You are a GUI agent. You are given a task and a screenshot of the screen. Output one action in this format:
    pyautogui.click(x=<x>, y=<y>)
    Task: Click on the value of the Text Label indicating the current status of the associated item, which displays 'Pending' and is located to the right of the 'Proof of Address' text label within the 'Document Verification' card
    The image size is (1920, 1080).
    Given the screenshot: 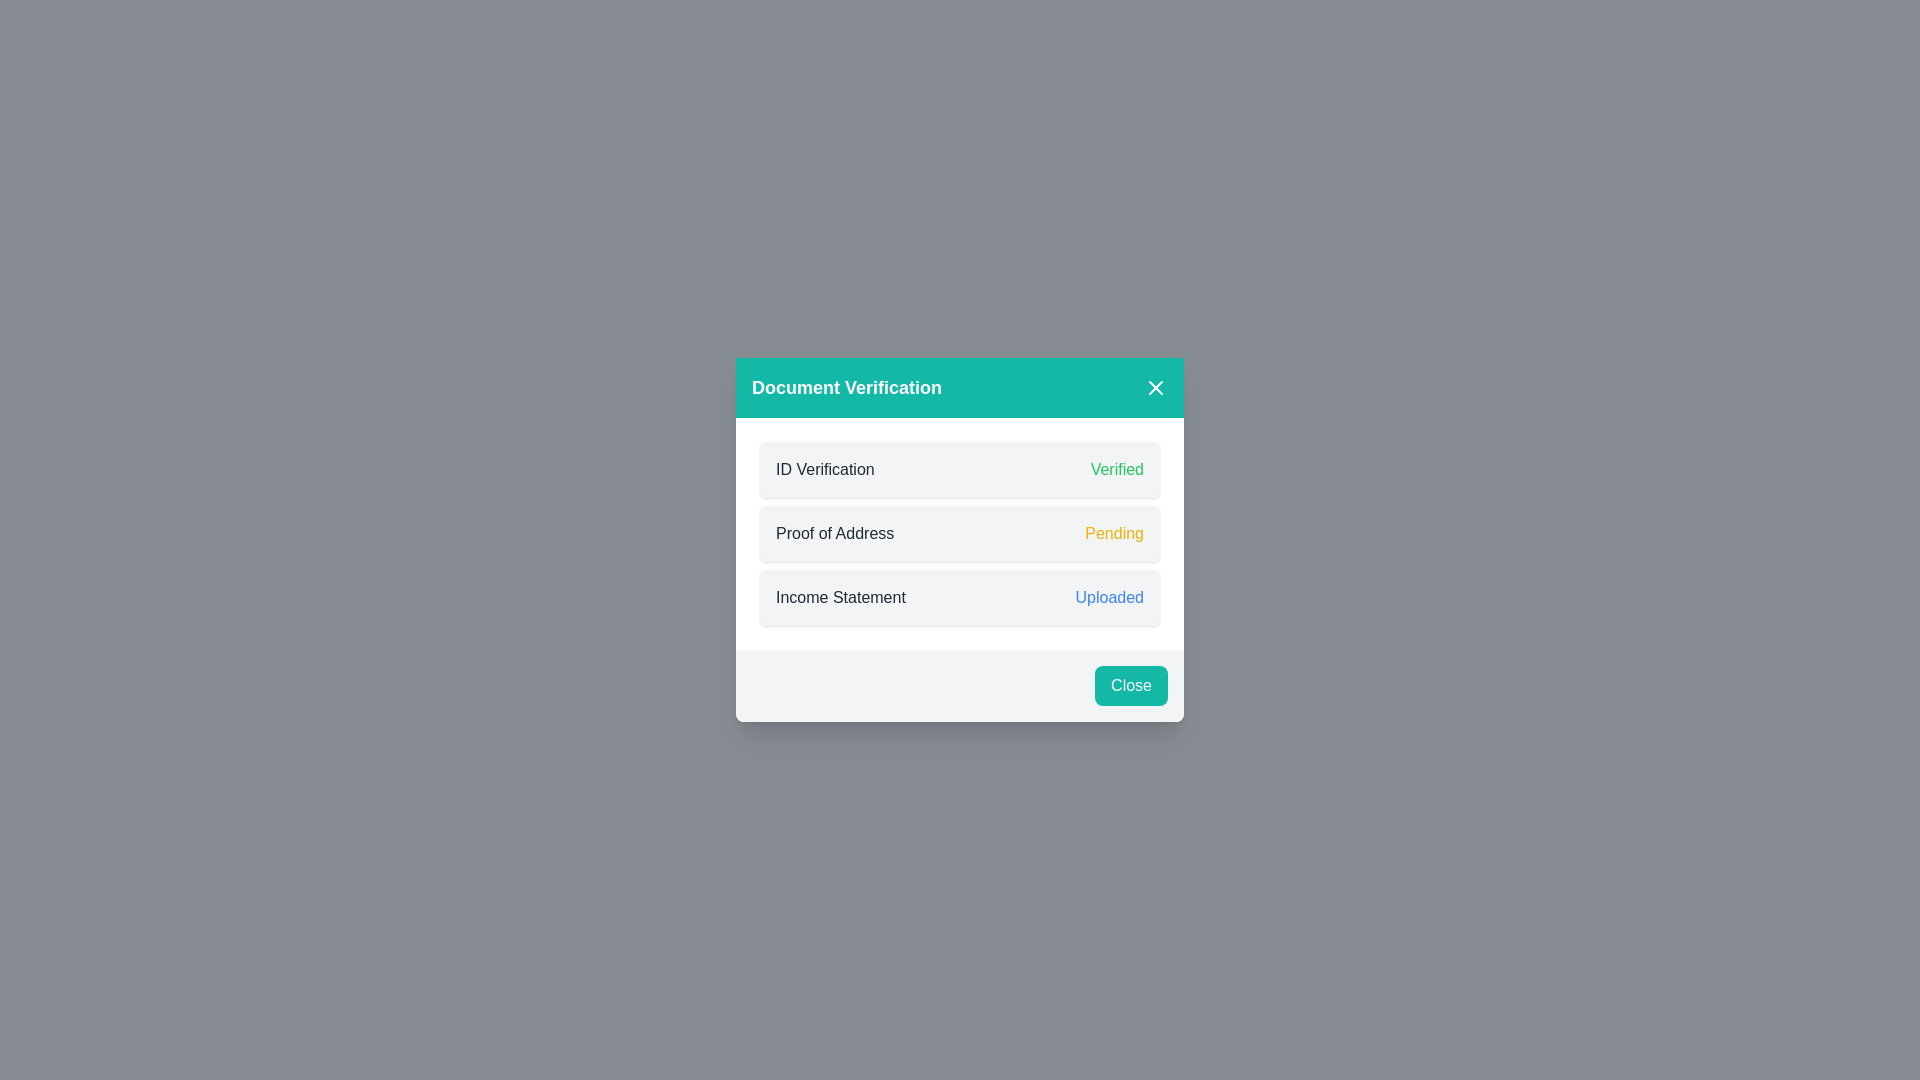 What is the action you would take?
    pyautogui.click(x=1113, y=532)
    